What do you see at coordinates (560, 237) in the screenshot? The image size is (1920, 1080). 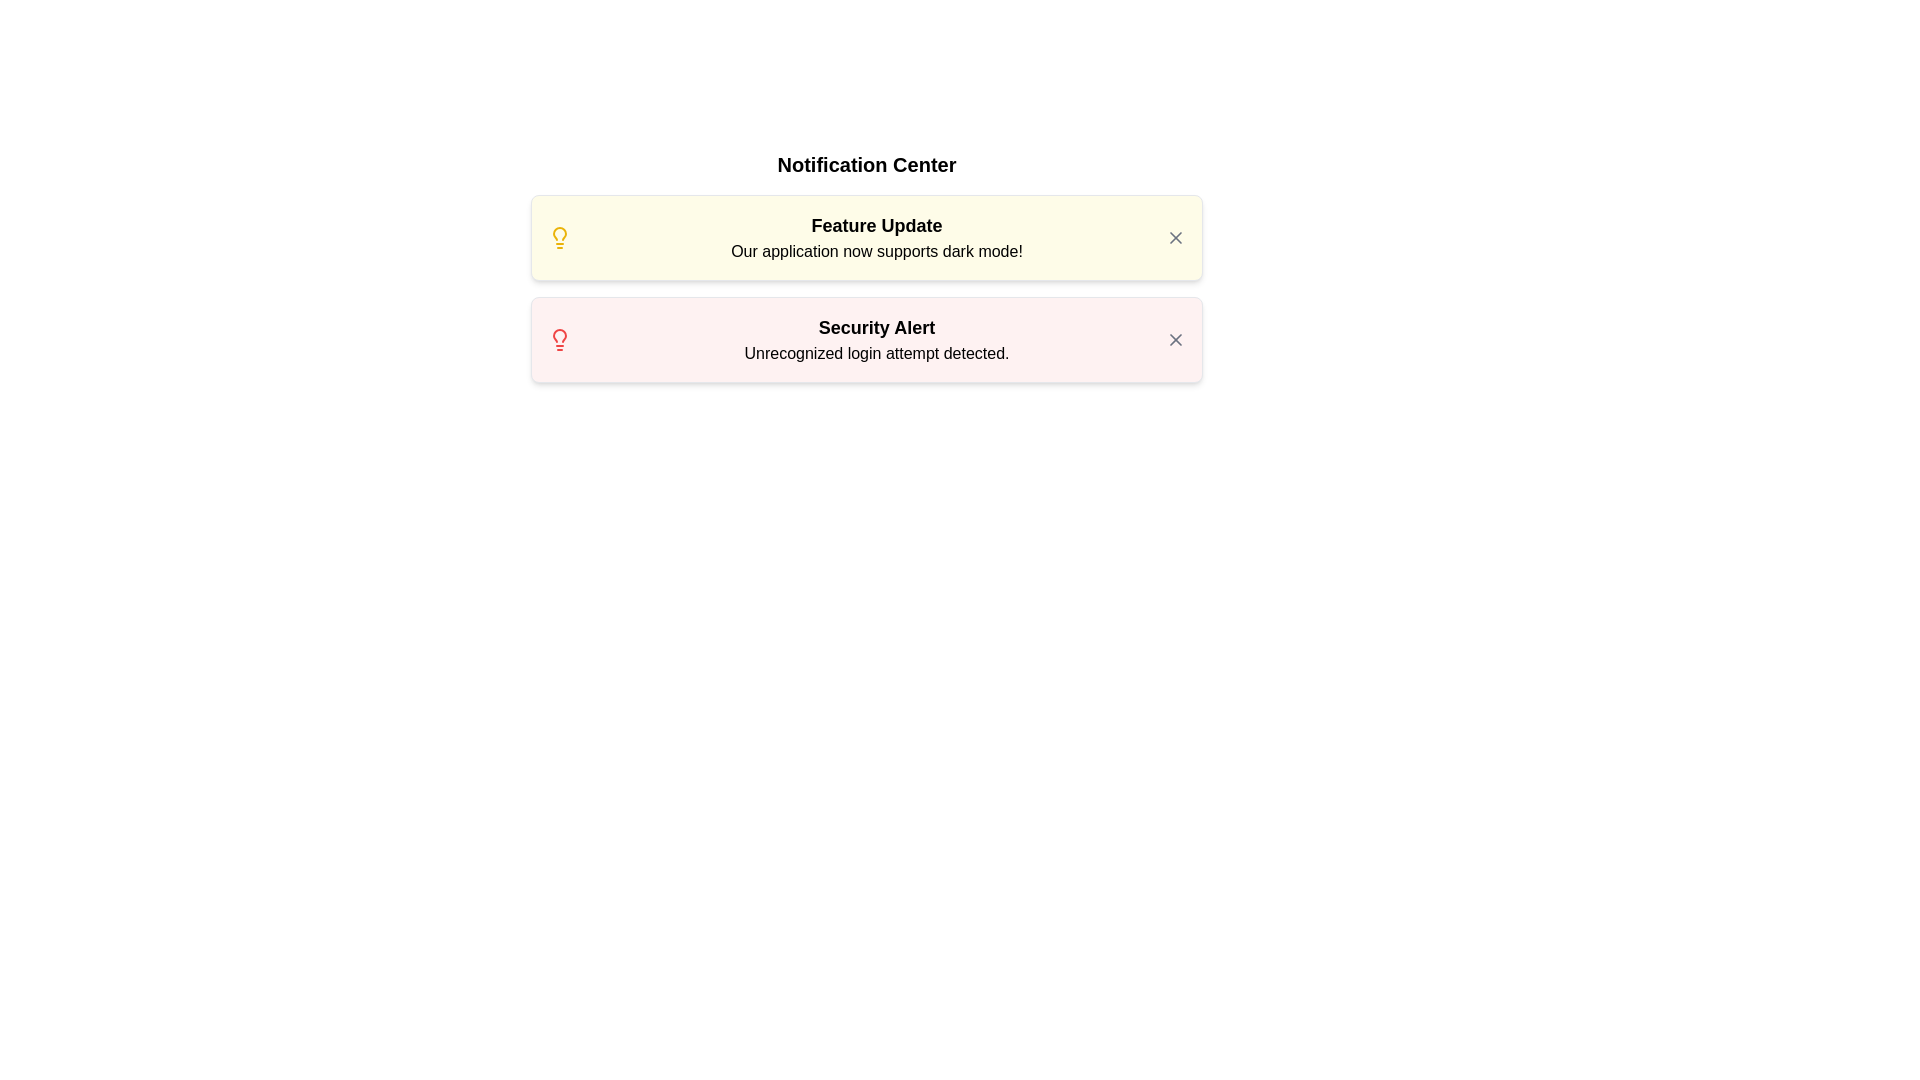 I see `the yellow lightbulb icon located at the top-left corner of the 'Feature Update' notification card, which has a pale yellow background` at bounding box center [560, 237].